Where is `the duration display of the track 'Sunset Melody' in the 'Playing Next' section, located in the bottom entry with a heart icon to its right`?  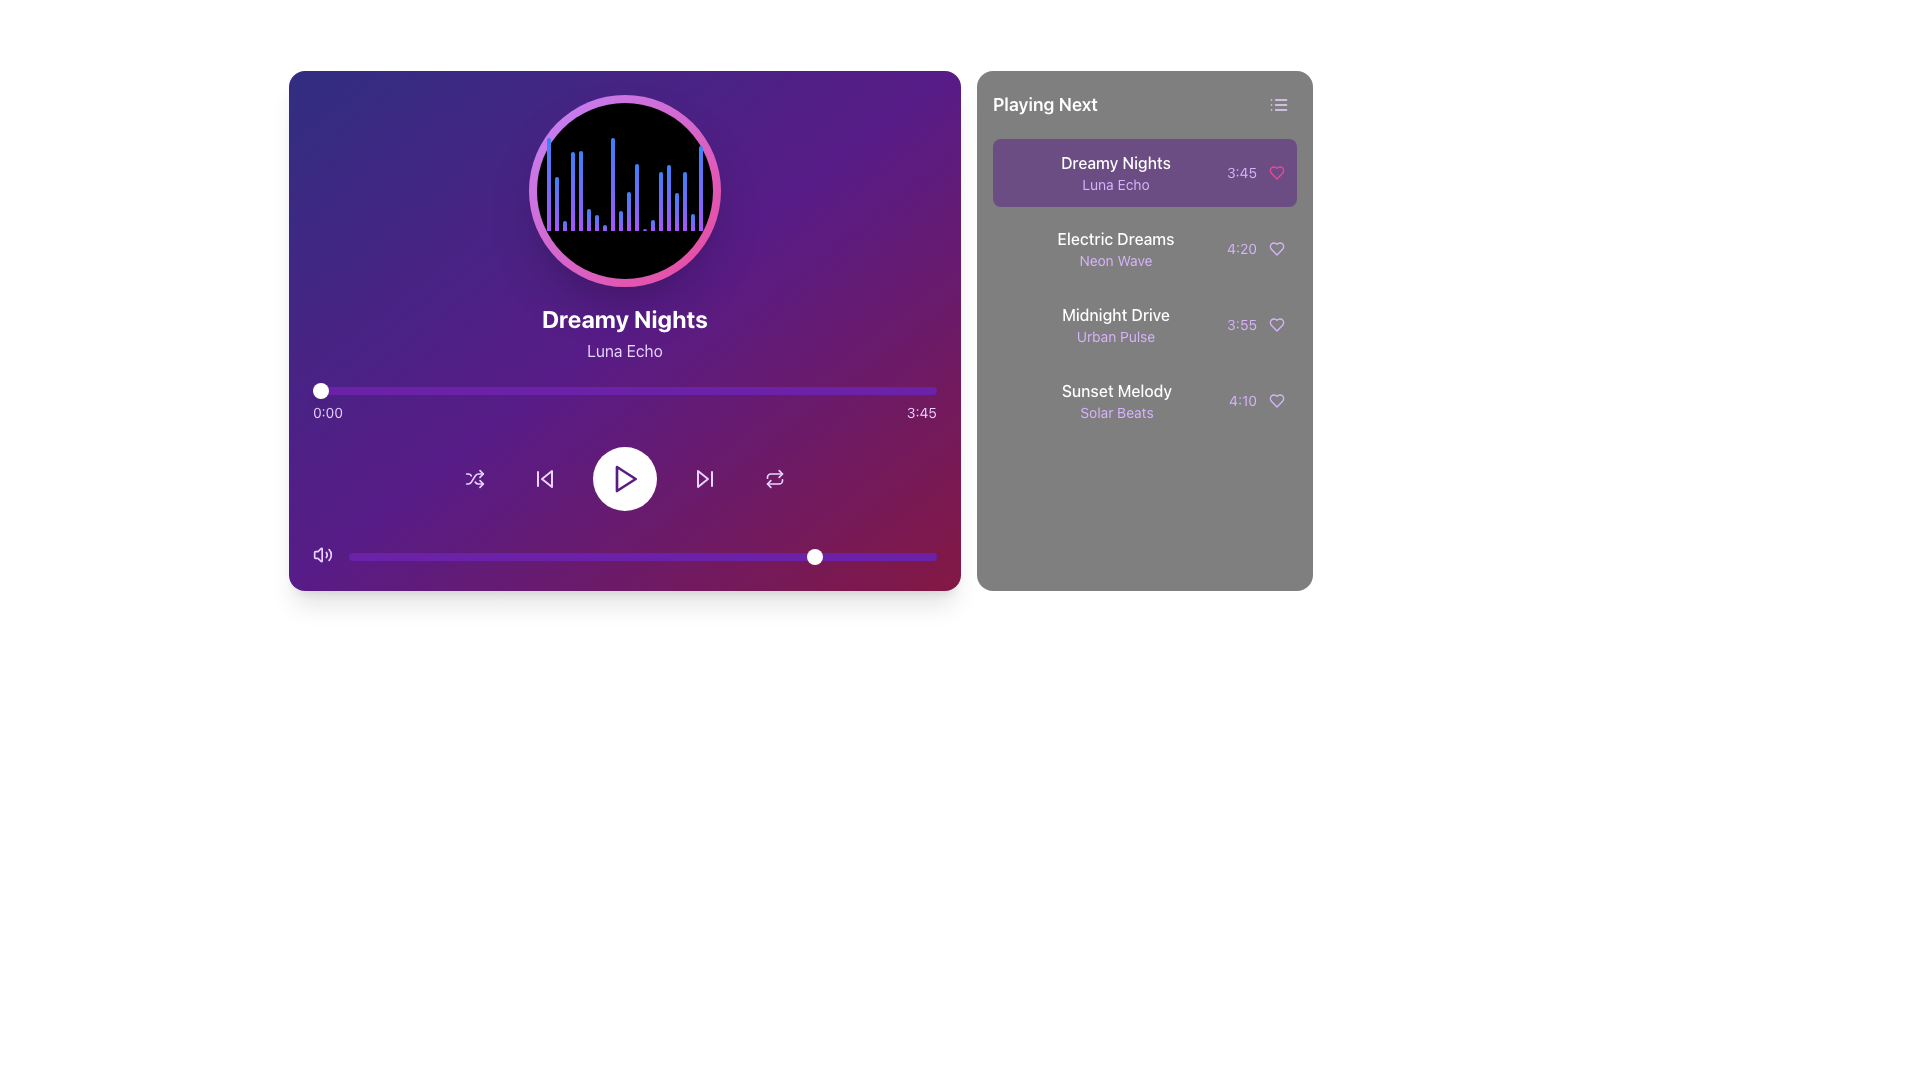 the duration display of the track 'Sunset Melody' in the 'Playing Next' section, located in the bottom entry with a heart icon to its right is located at coordinates (1242, 401).